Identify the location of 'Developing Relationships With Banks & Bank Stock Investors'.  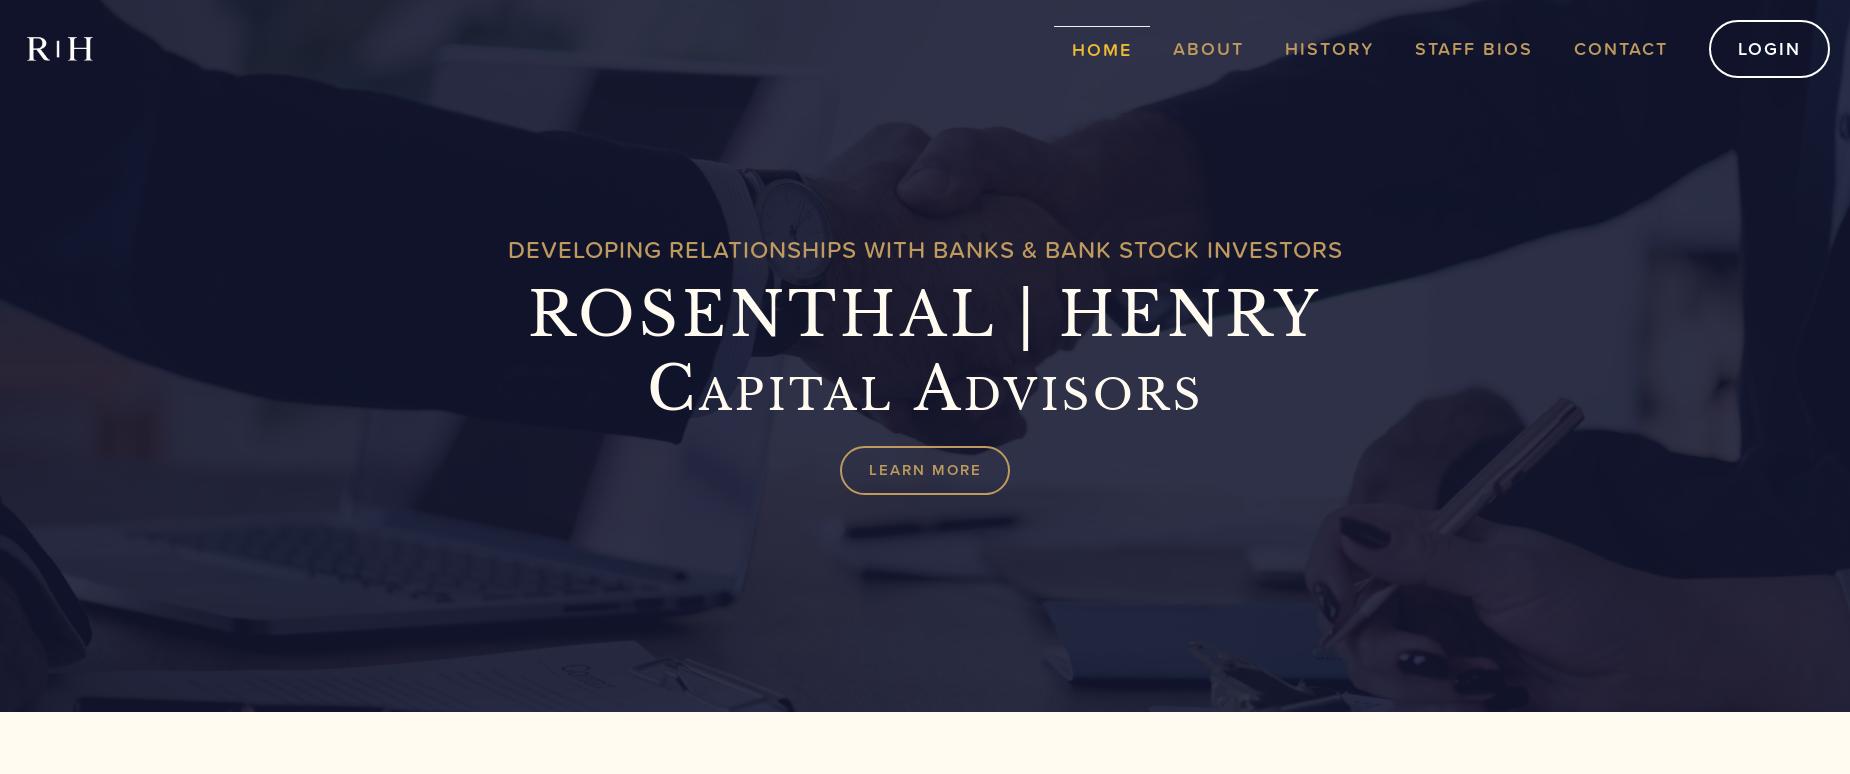
(924, 249).